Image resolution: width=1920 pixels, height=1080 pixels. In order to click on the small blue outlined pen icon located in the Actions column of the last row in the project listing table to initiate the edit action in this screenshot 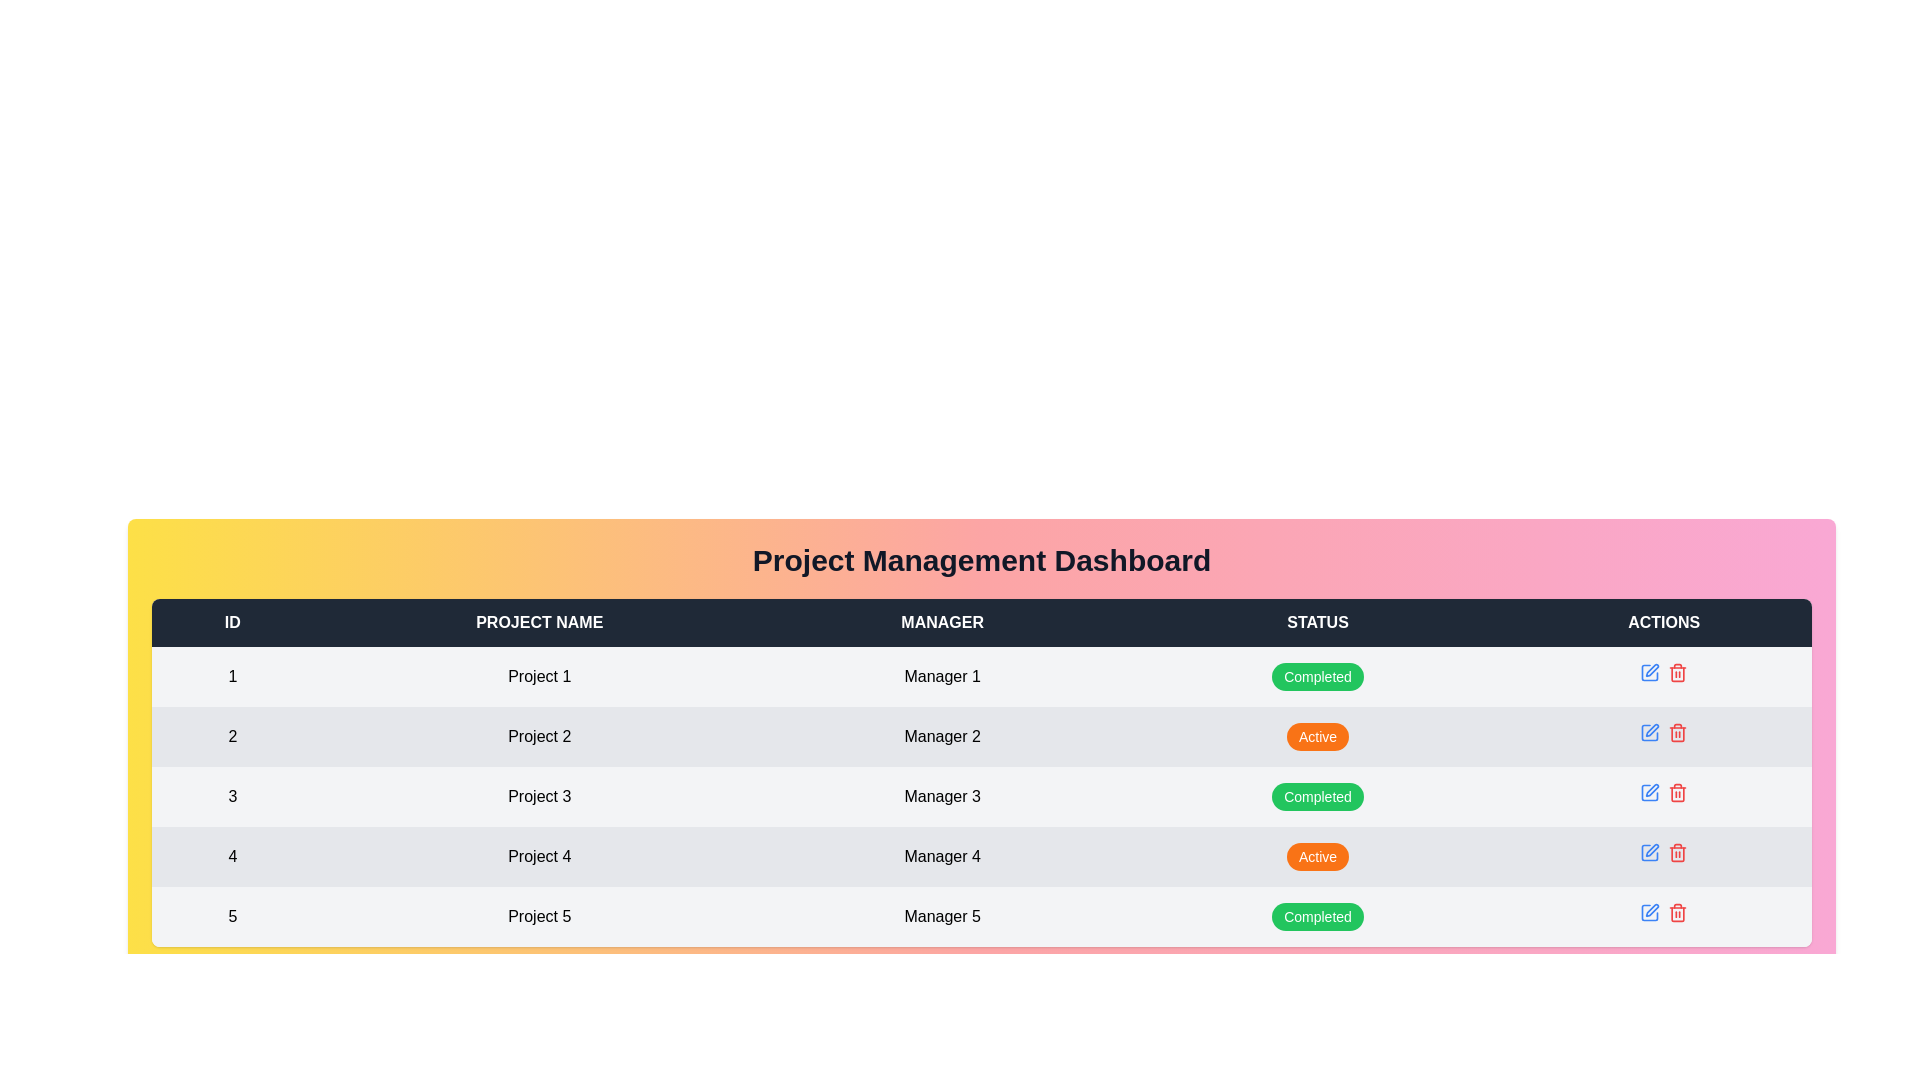, I will do `click(1650, 913)`.